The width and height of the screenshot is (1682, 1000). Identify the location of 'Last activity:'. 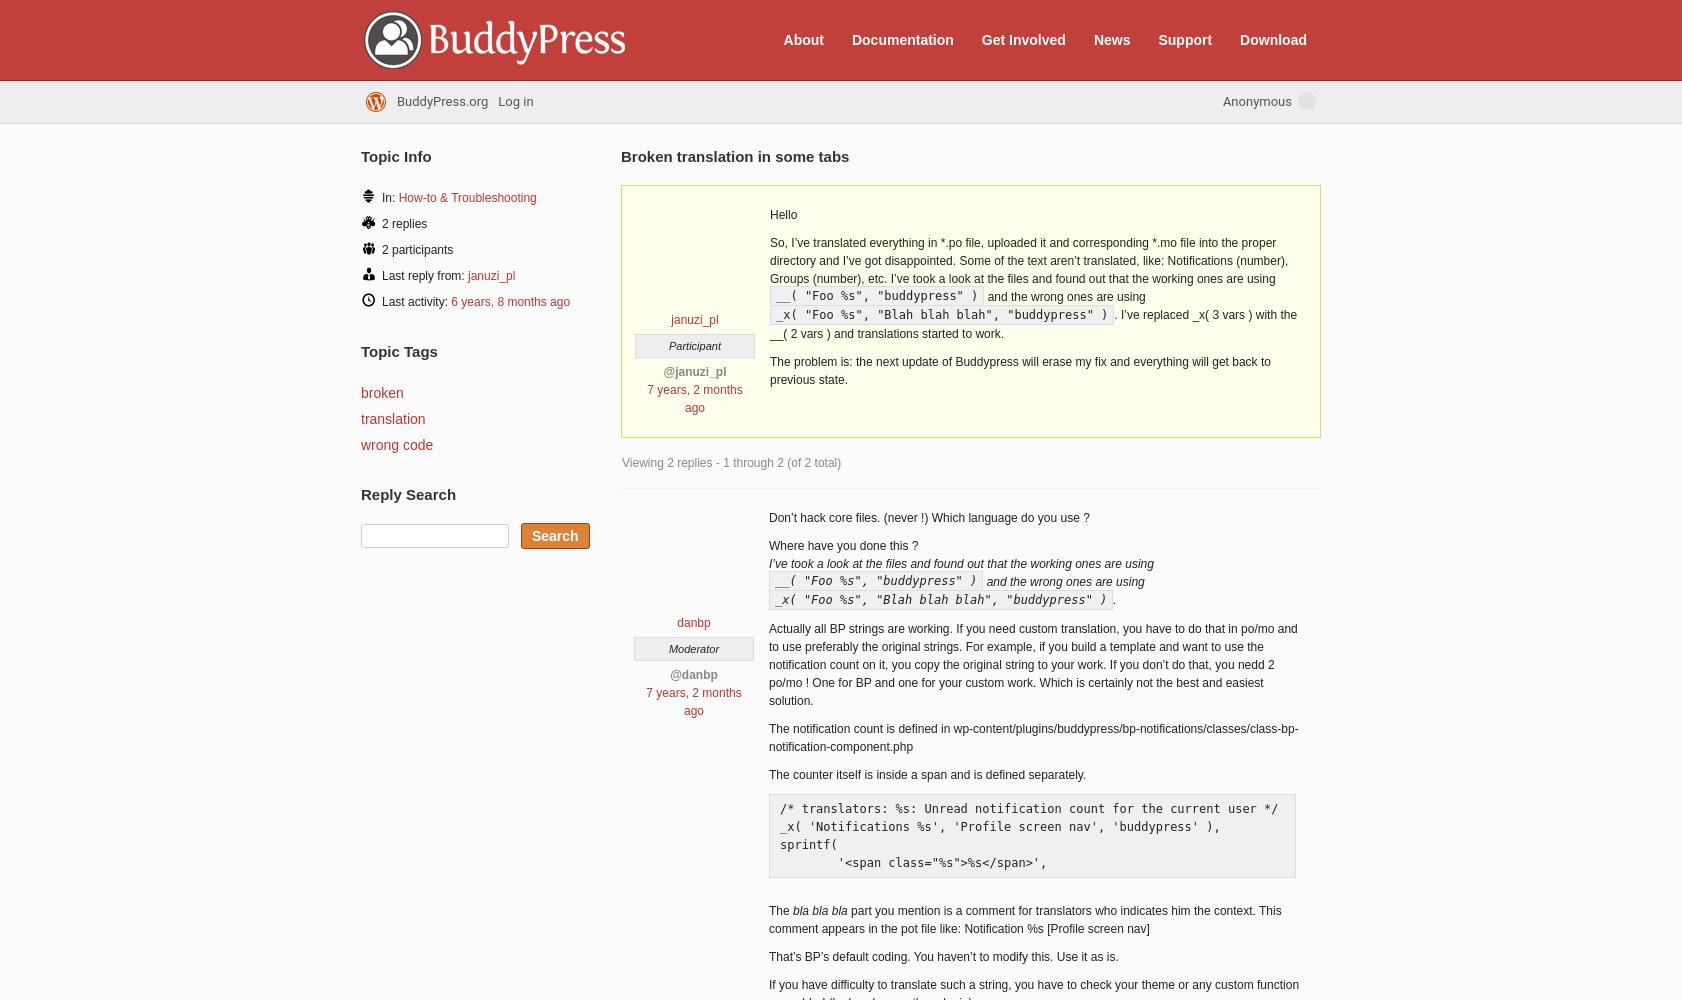
(415, 302).